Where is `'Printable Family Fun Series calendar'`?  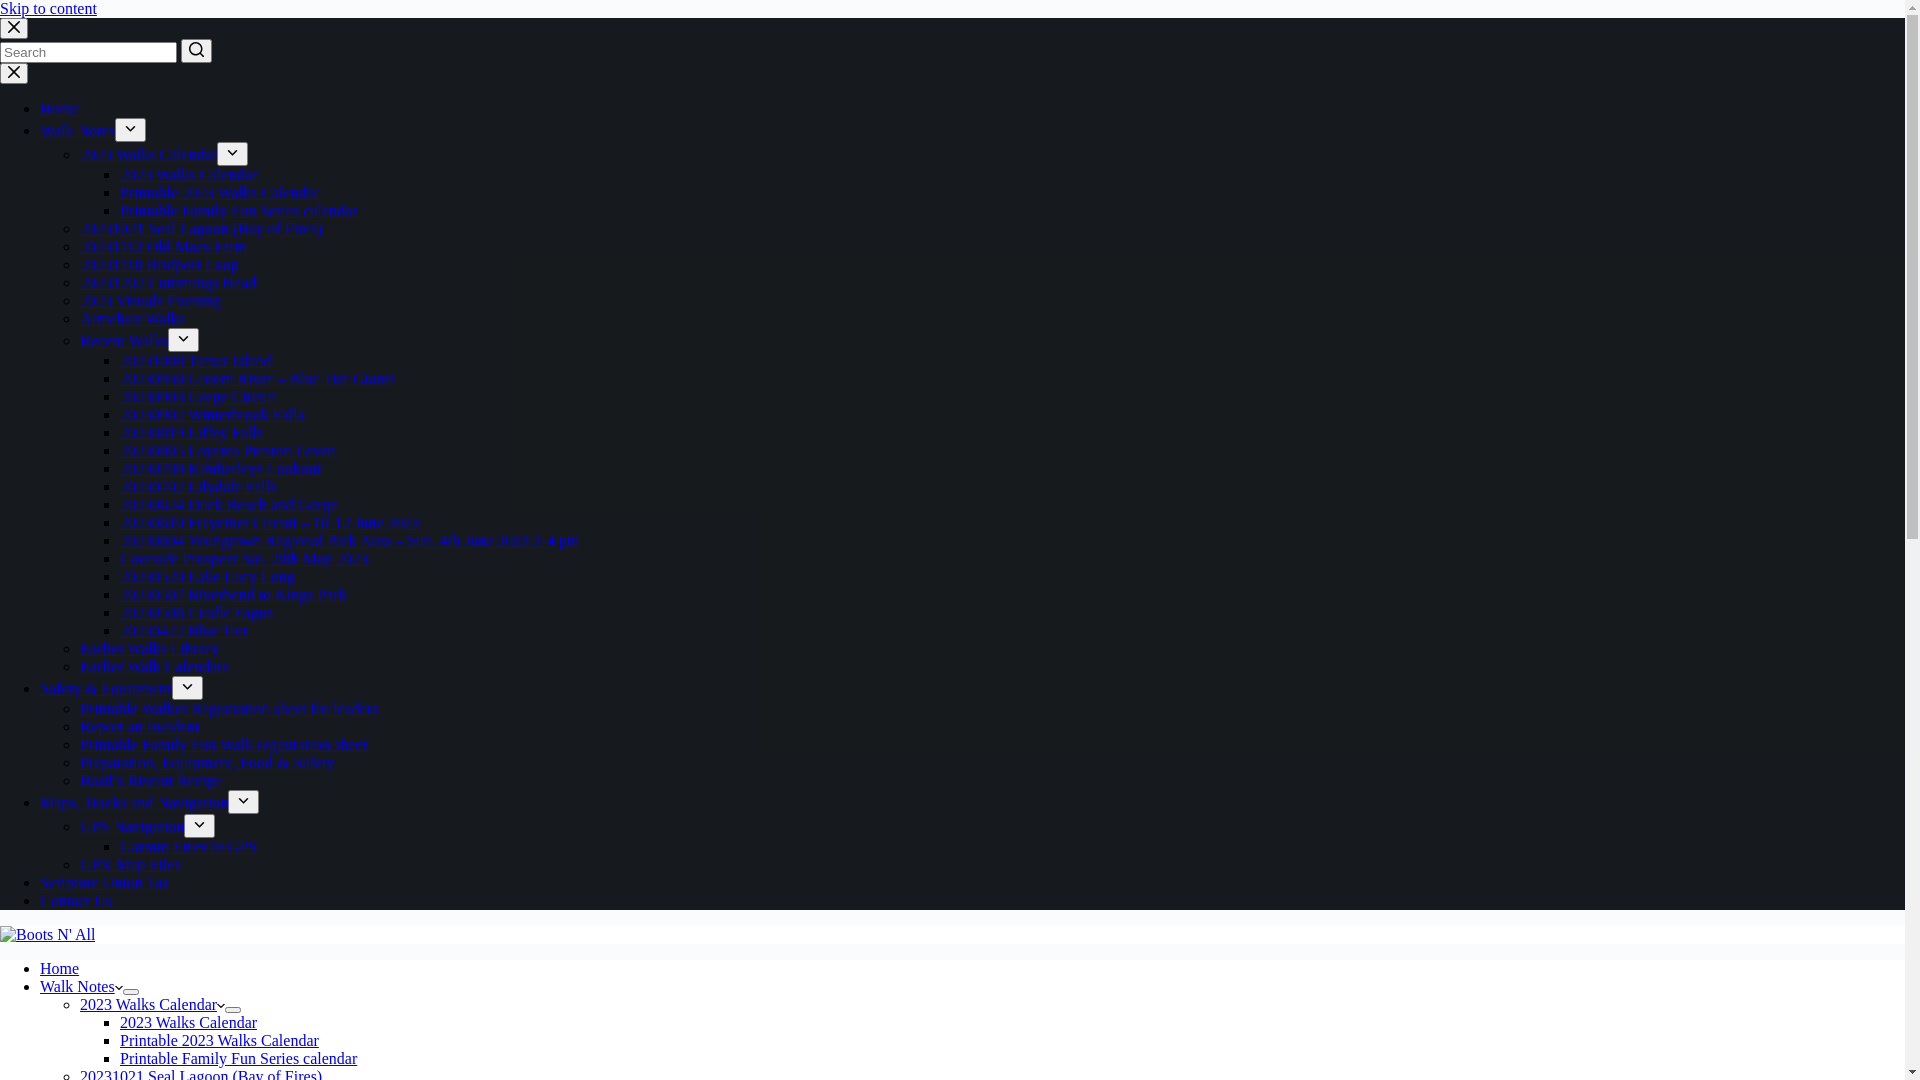 'Printable Family Fun Series calendar' is located at coordinates (238, 1057).